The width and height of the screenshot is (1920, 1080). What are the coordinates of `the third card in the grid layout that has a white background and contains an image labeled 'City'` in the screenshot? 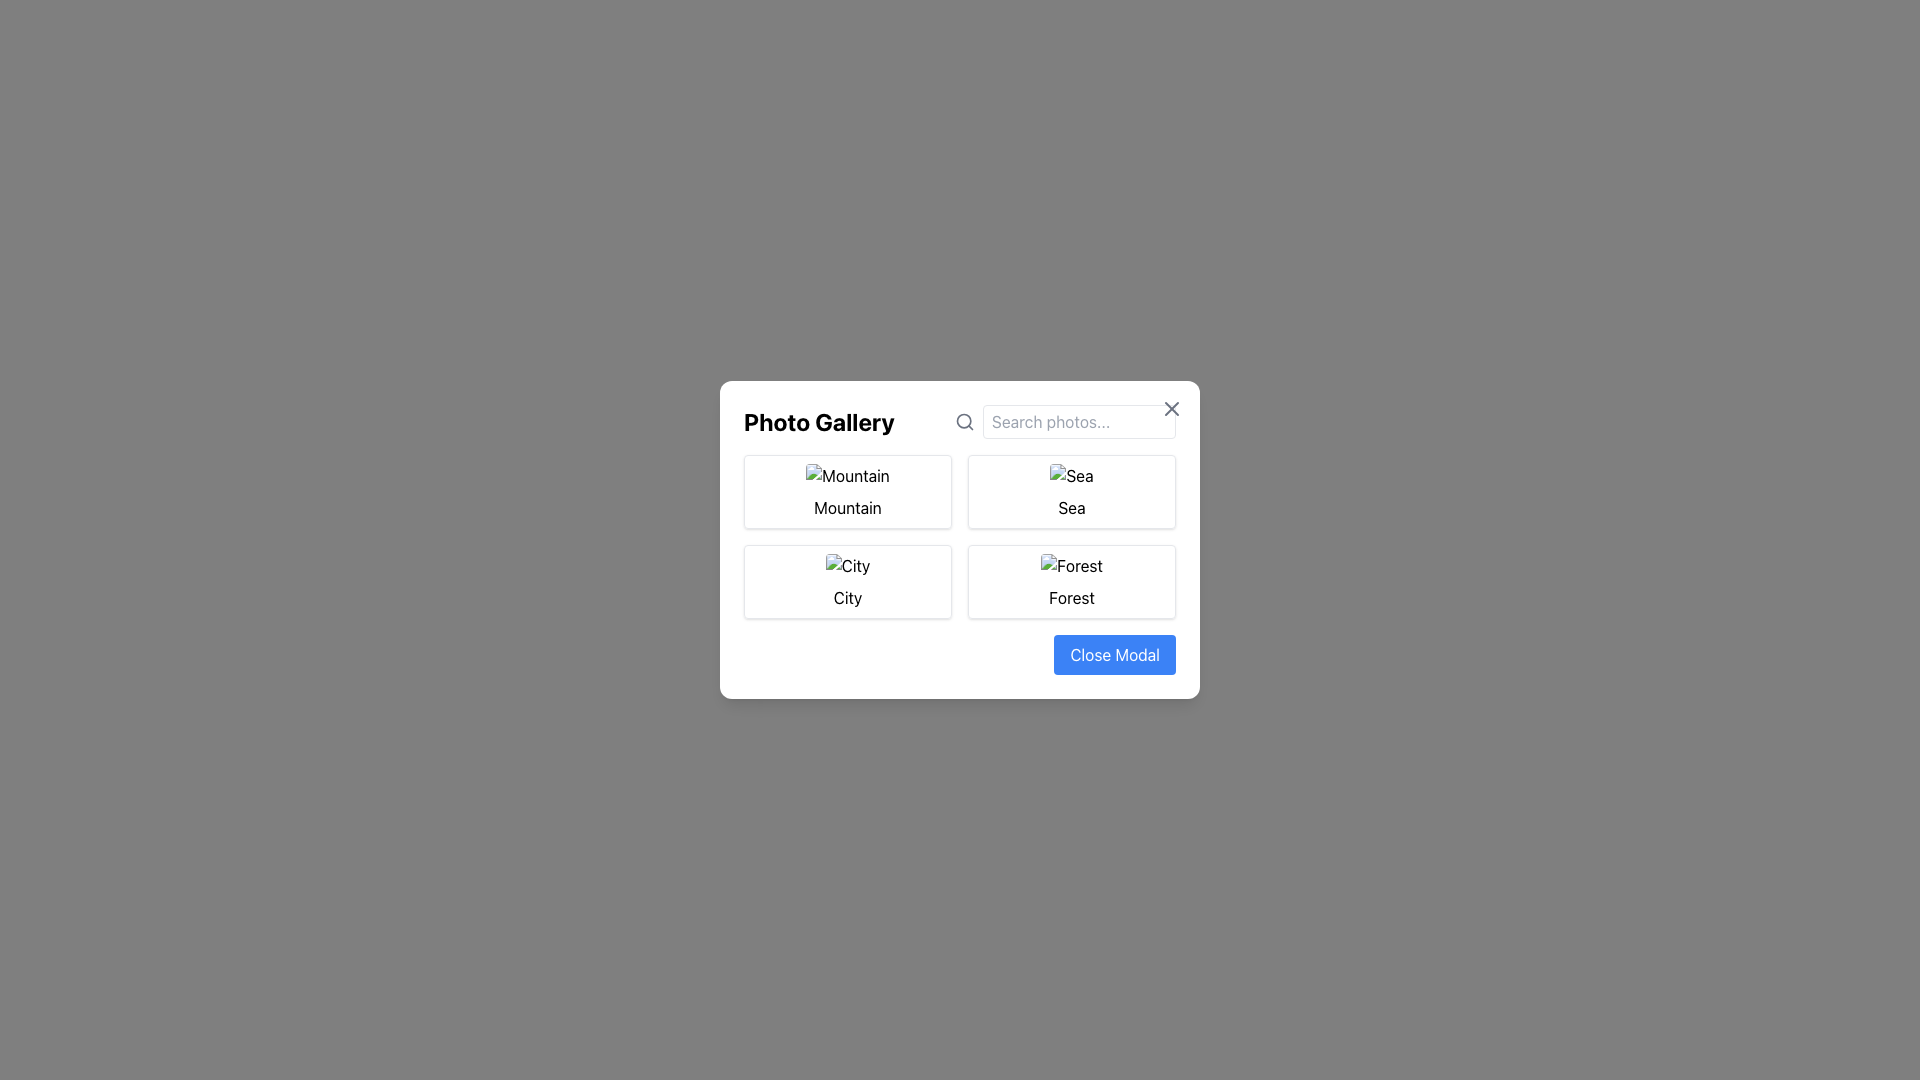 It's located at (848, 582).